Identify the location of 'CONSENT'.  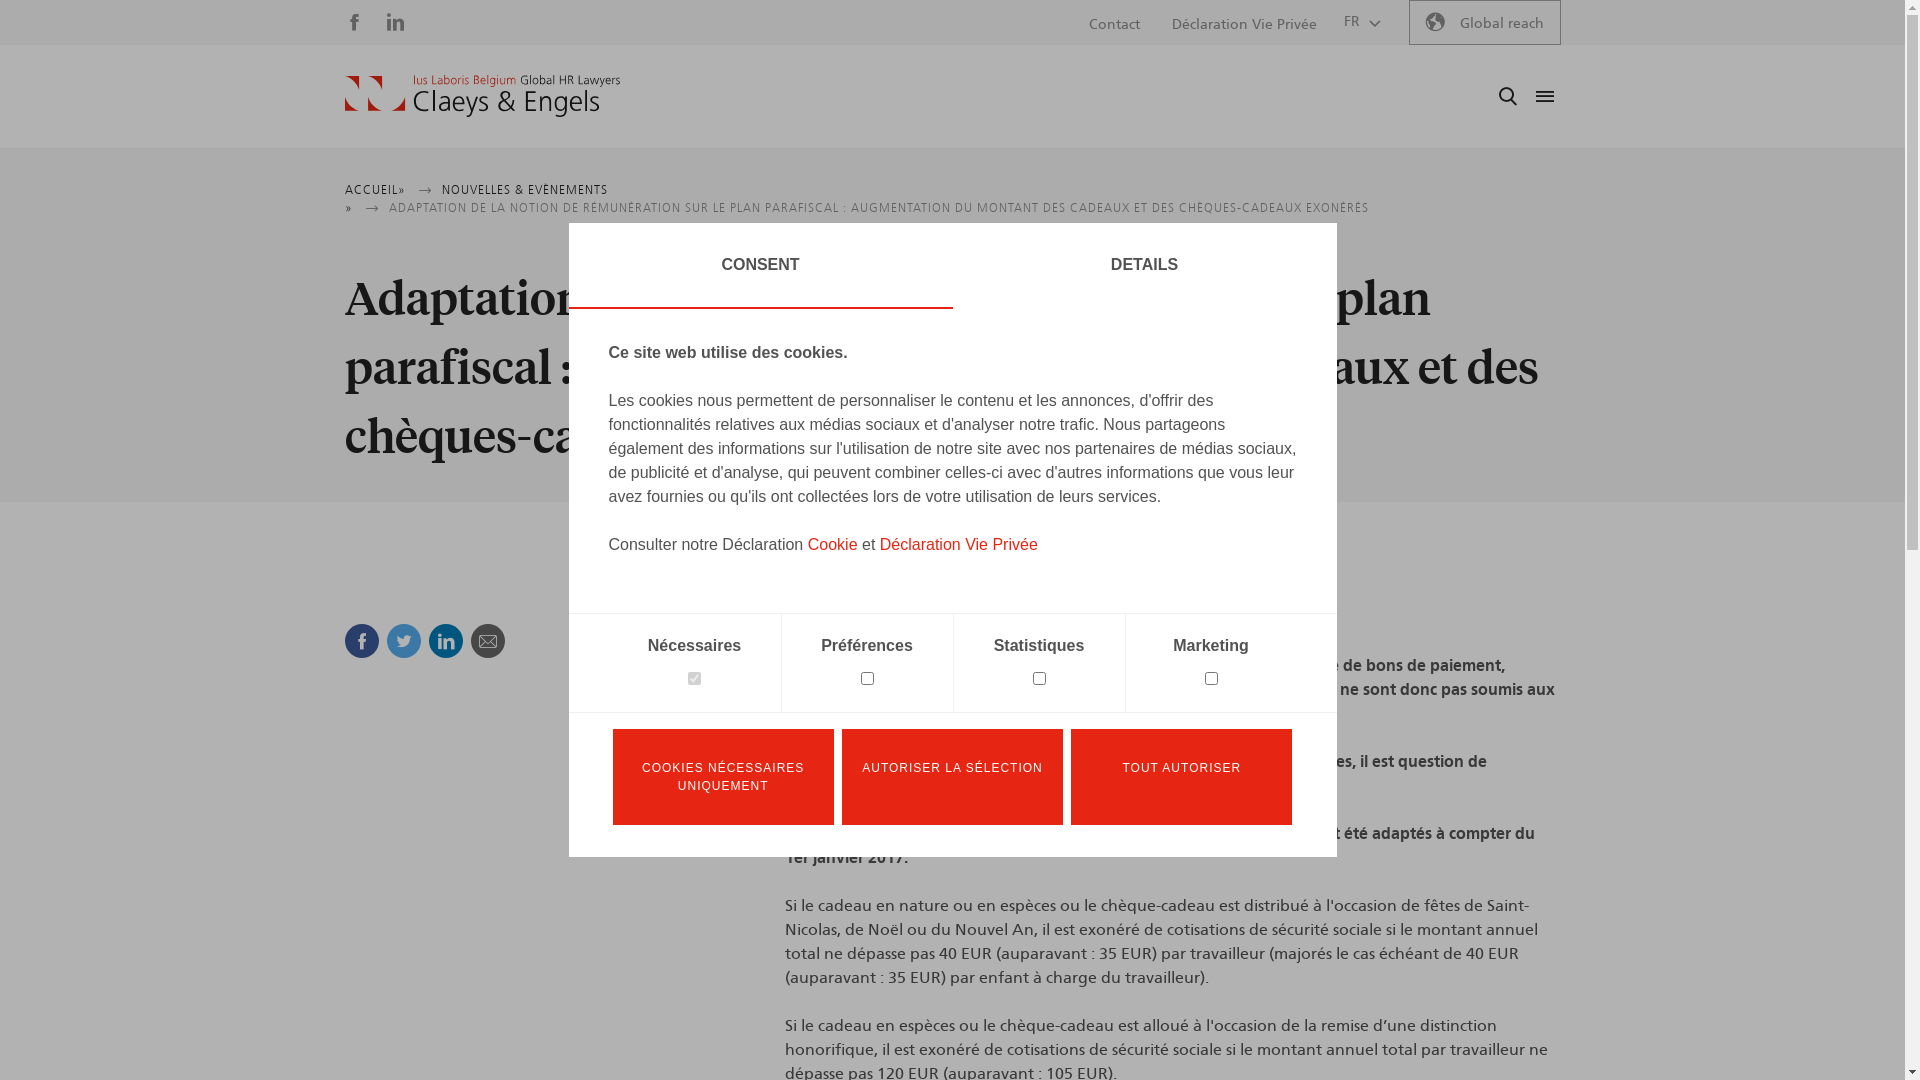
(758, 265).